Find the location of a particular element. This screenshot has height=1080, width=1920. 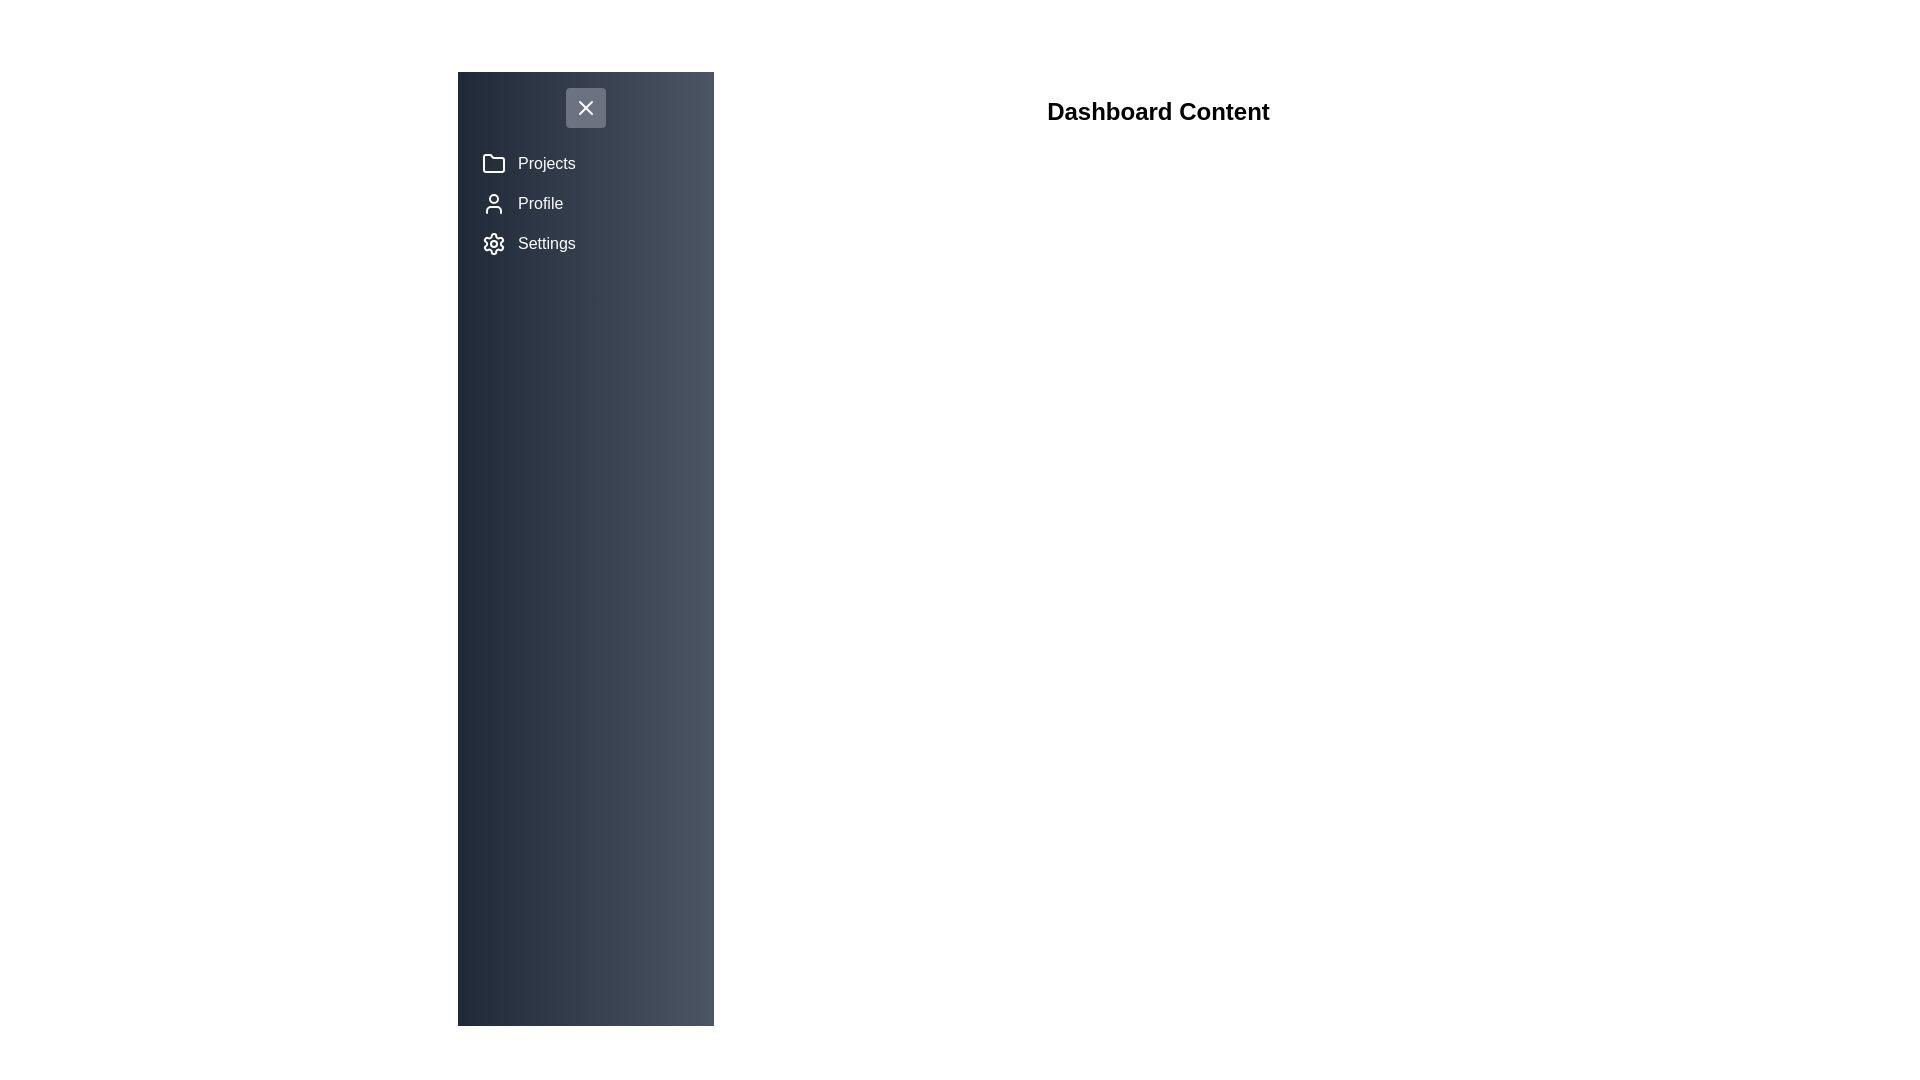

toggle button at the top-left corner of the drawer to close it is located at coordinates (584, 108).